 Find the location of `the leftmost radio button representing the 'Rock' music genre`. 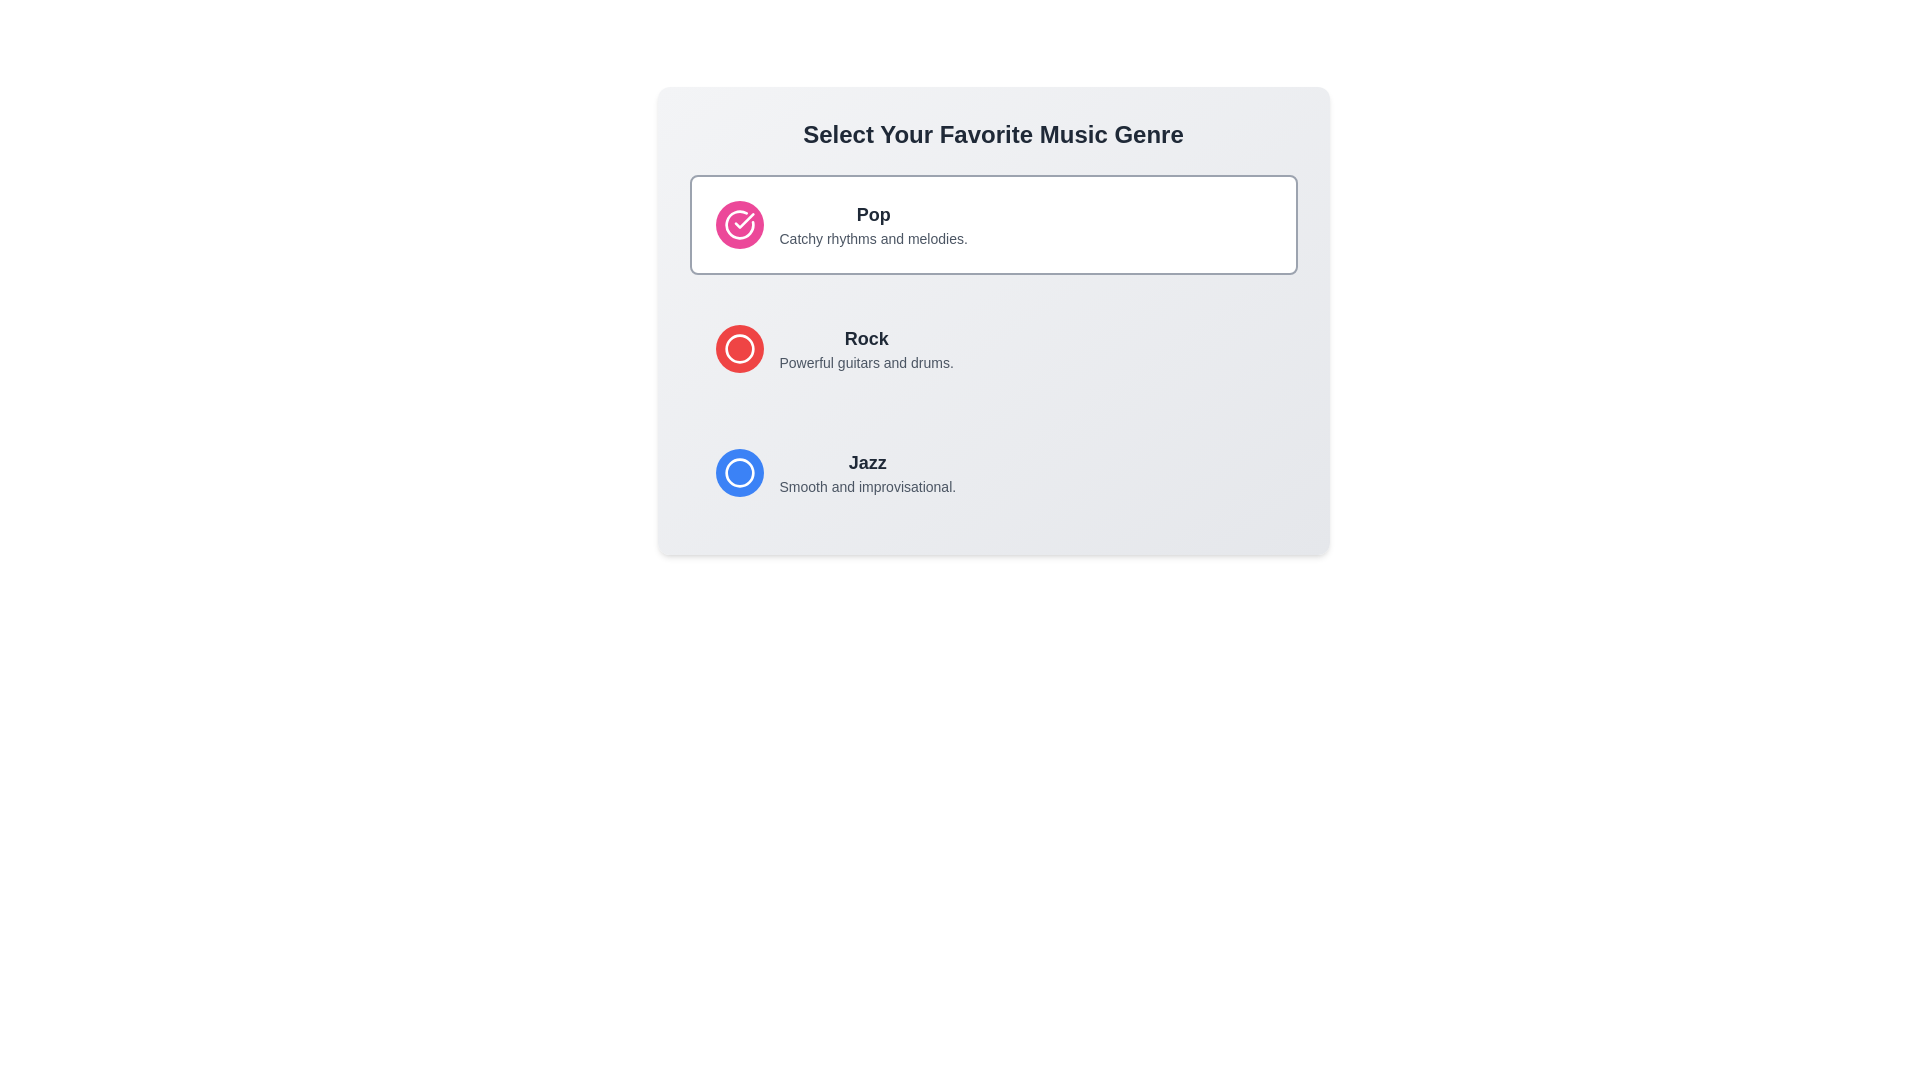

the leftmost radio button representing the 'Rock' music genre is located at coordinates (738, 347).